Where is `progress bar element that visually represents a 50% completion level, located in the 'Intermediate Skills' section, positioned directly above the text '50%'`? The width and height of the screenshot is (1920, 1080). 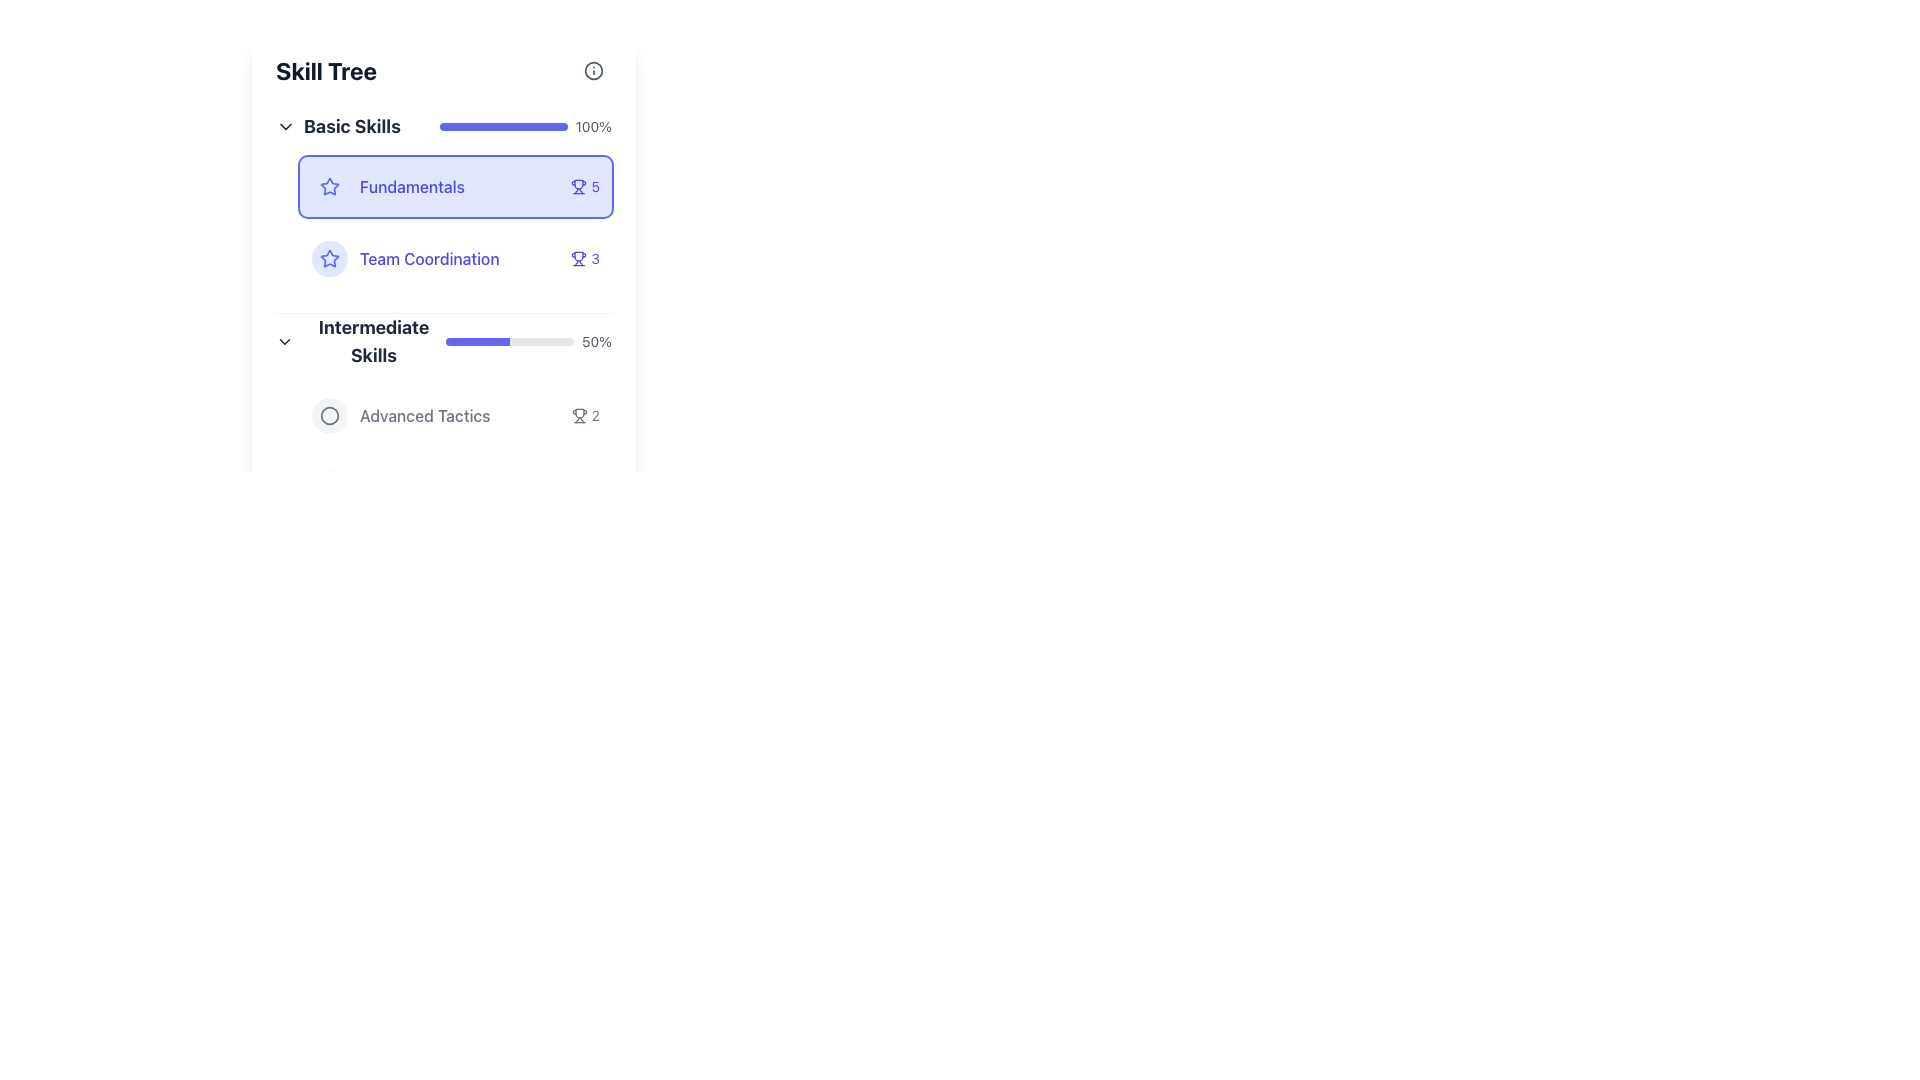
progress bar element that visually represents a 50% completion level, located in the 'Intermediate Skills' section, positioned directly above the text '50%' is located at coordinates (509, 341).